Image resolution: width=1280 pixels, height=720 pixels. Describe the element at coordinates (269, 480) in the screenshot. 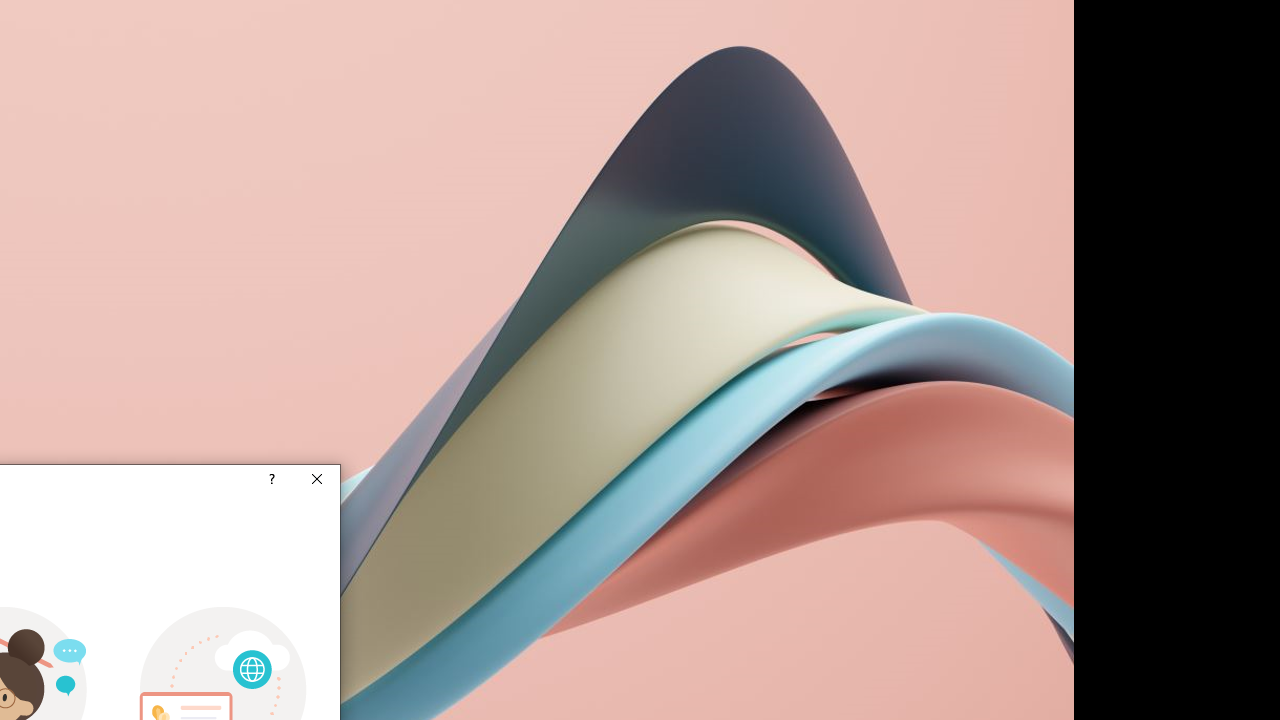

I see `'Context help'` at that location.